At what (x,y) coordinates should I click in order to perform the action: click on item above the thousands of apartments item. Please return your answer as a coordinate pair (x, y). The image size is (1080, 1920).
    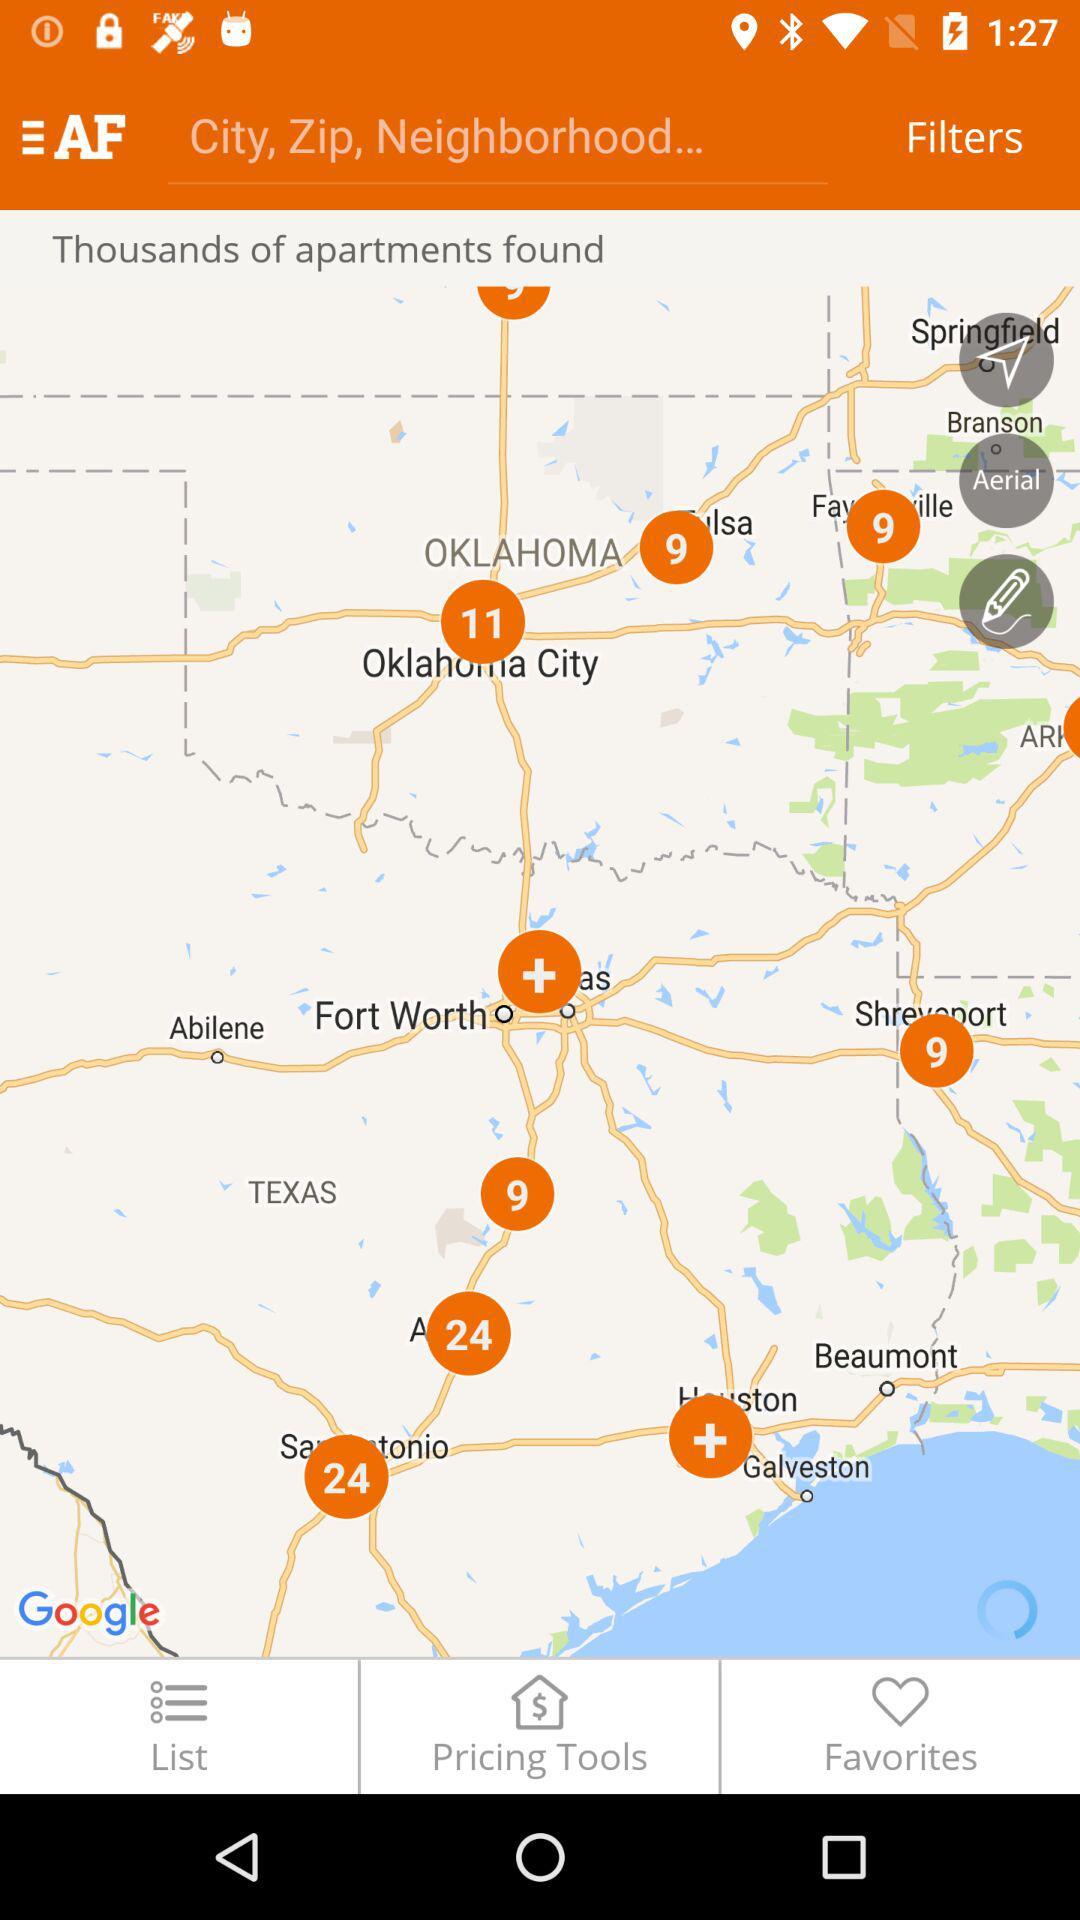
    Looking at the image, I should click on (72, 135).